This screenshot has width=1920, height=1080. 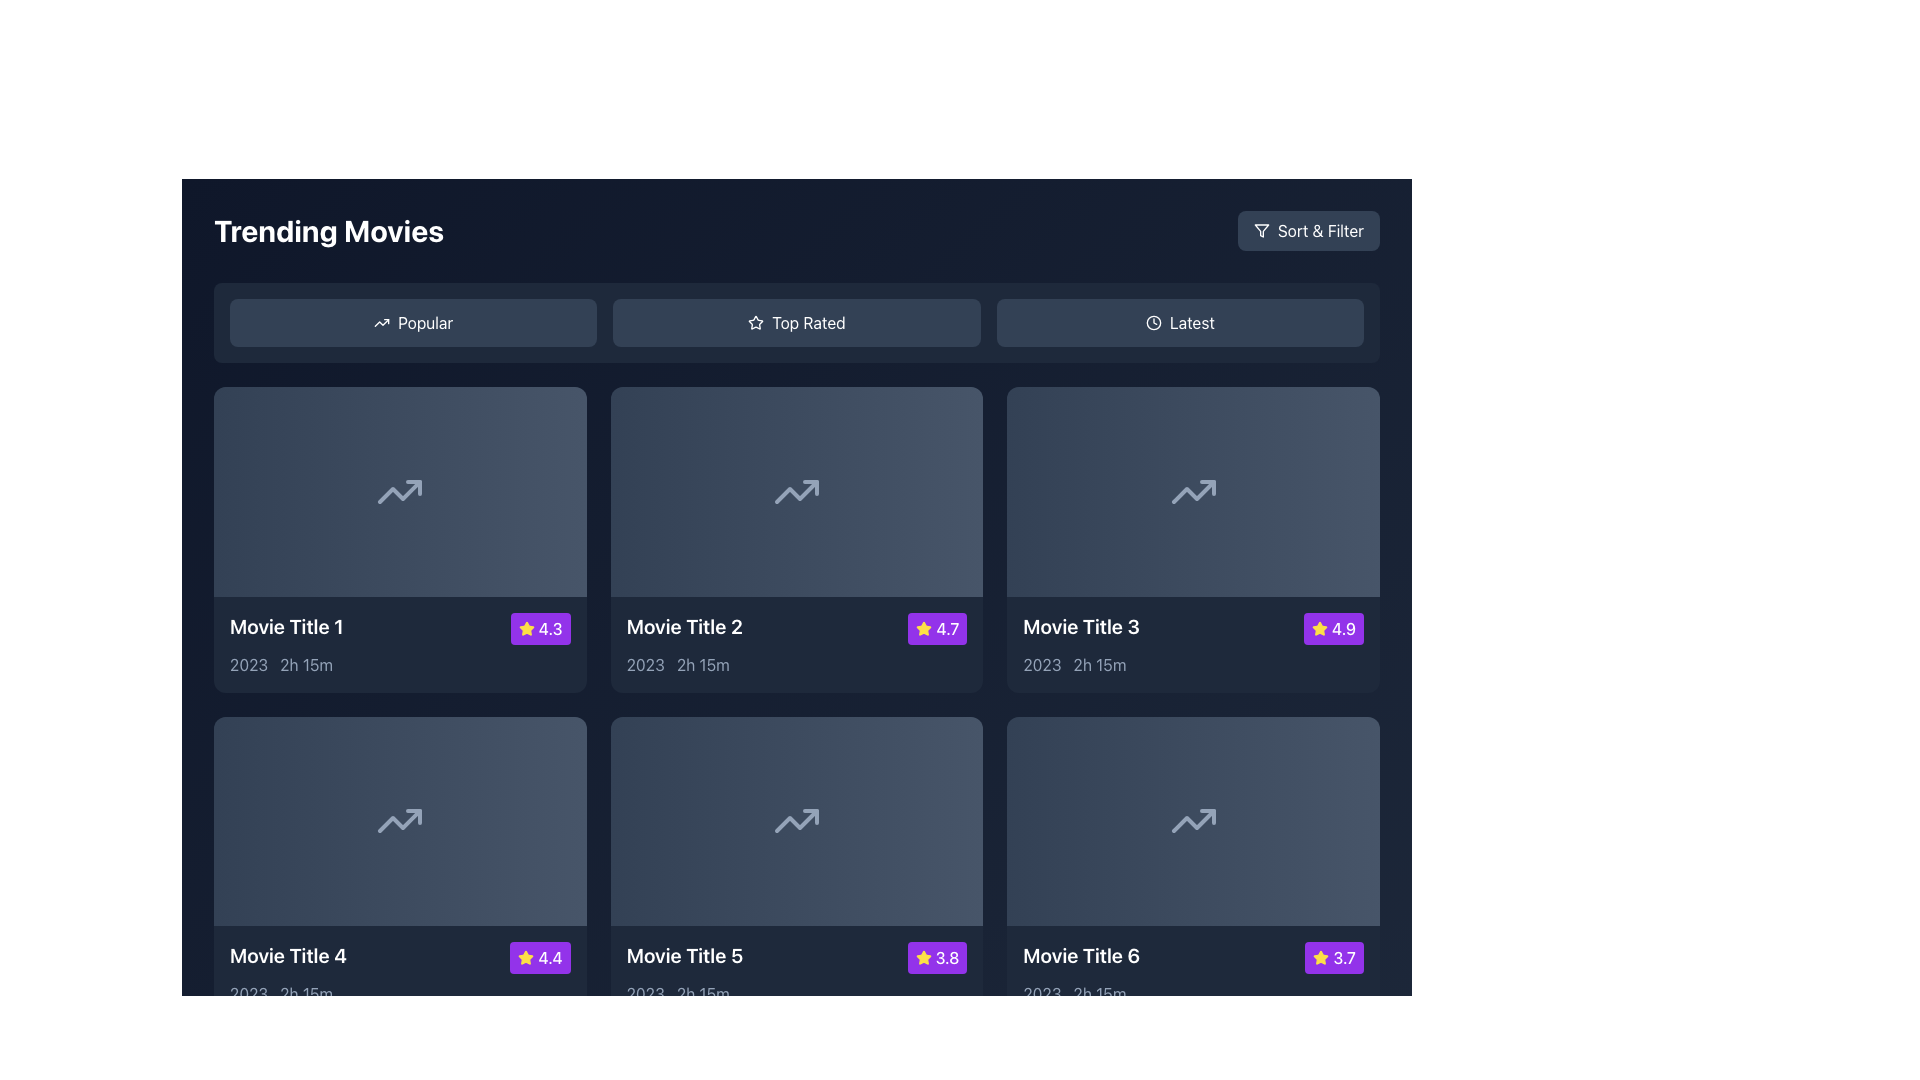 What do you see at coordinates (526, 627) in the screenshot?
I see `the yellow star icon on the purple background located in the bottom right corner of the card labeled 'Movie Title 1'` at bounding box center [526, 627].